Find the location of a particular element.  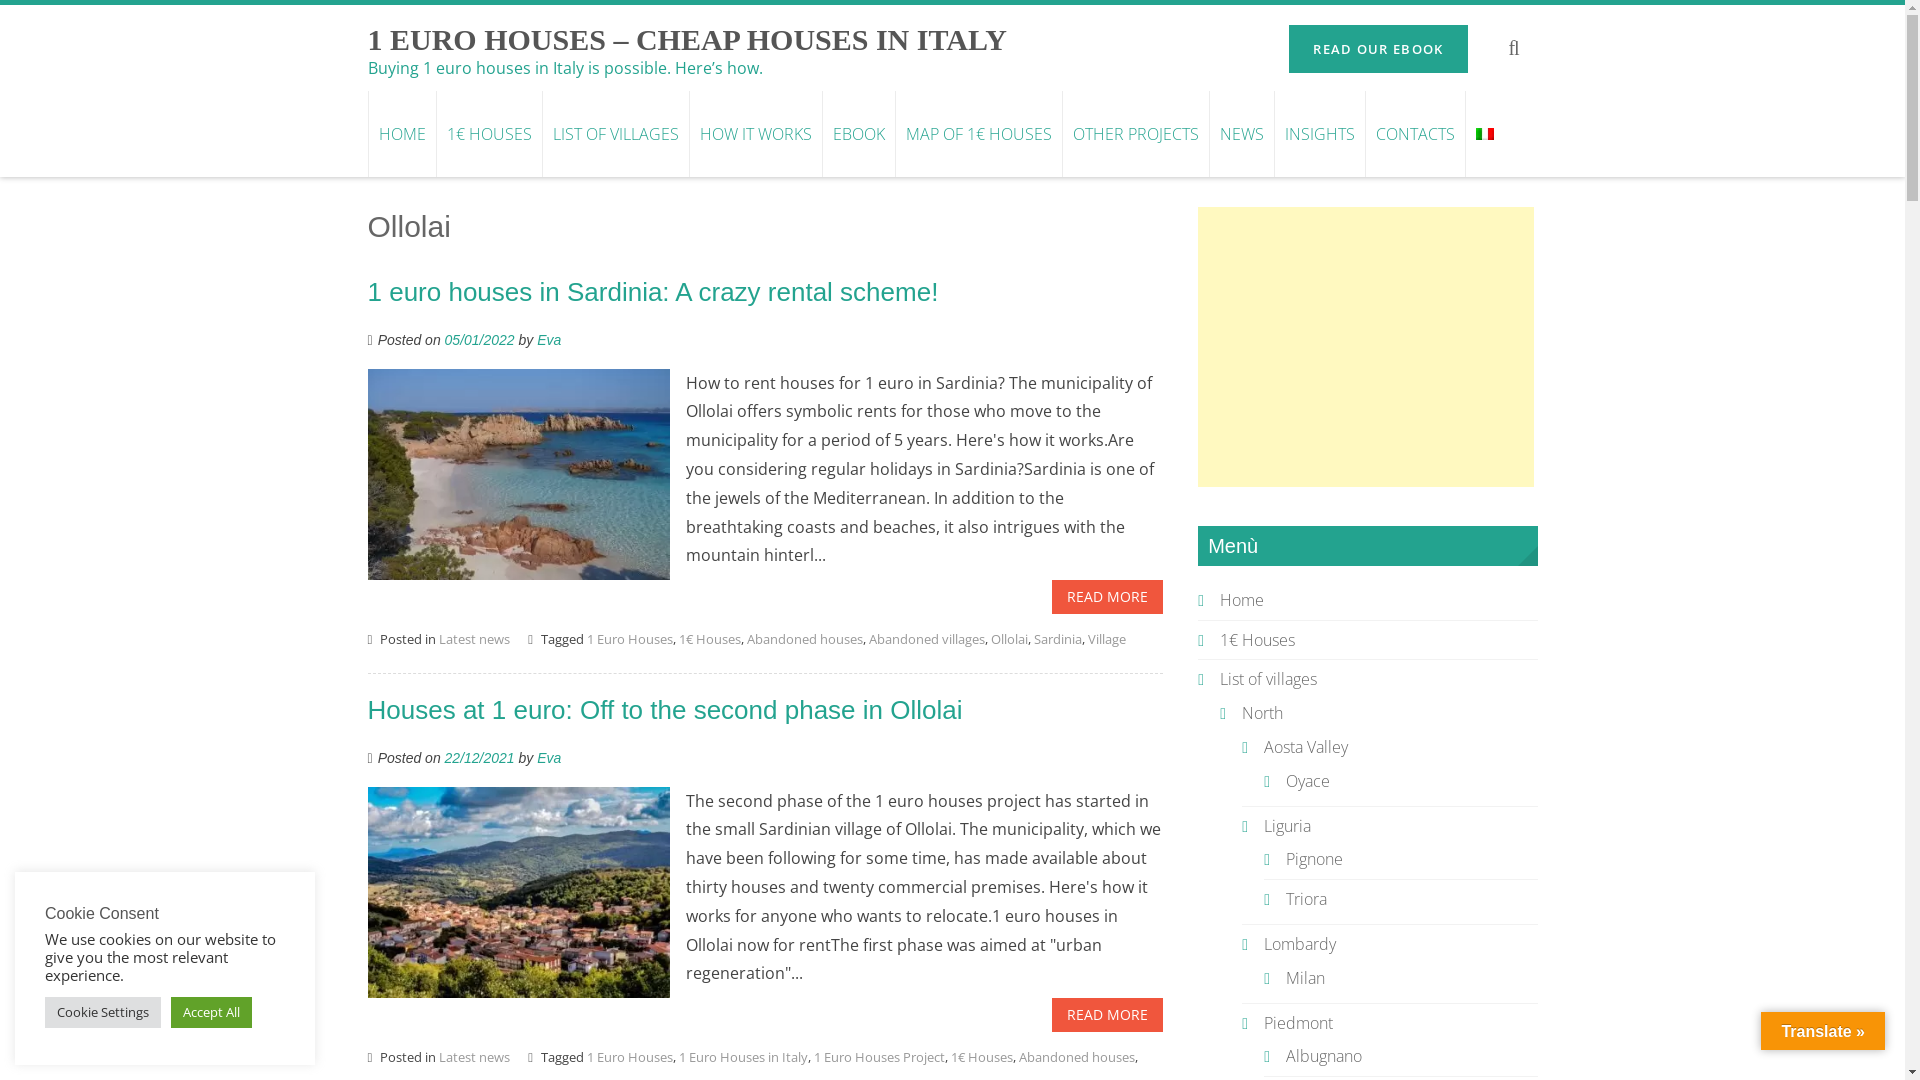

'CONTACTS' is located at coordinates (1413, 134).